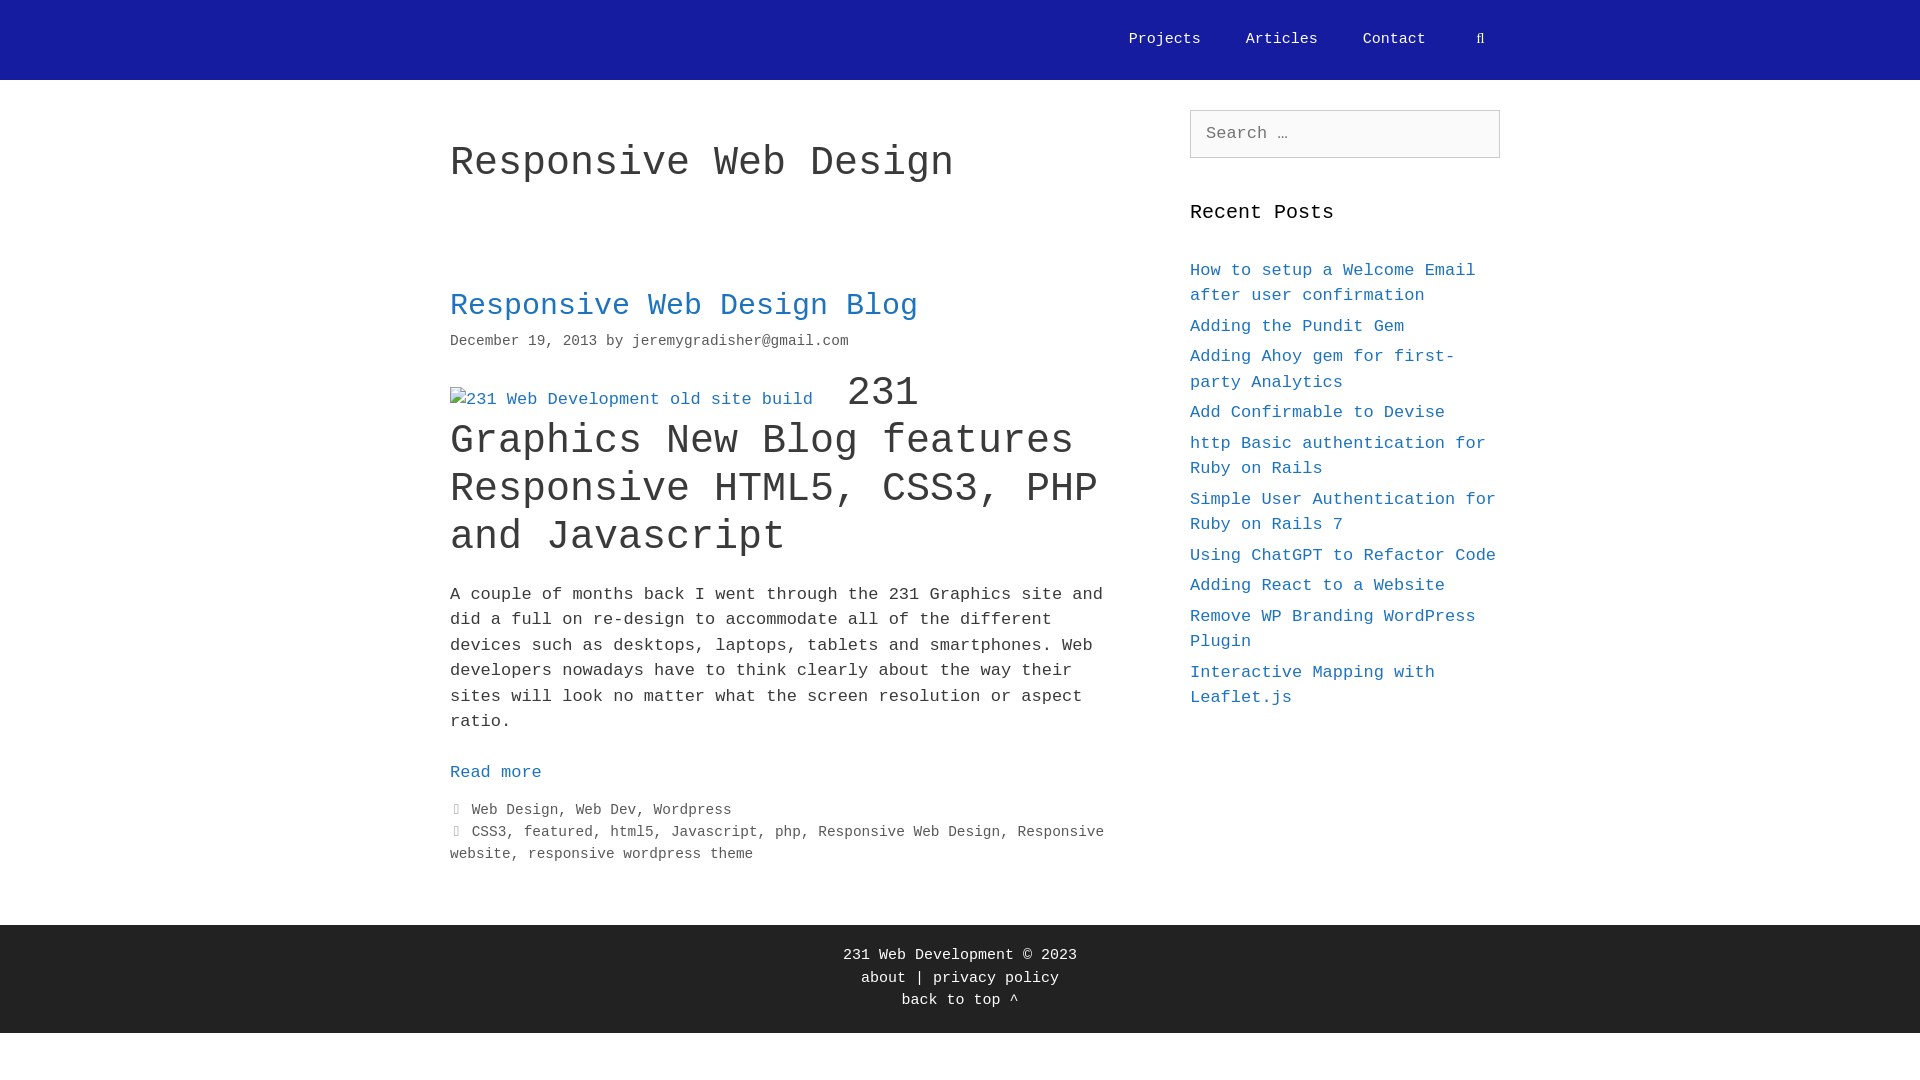  I want to click on 'Adding React to a Website', so click(1317, 585).